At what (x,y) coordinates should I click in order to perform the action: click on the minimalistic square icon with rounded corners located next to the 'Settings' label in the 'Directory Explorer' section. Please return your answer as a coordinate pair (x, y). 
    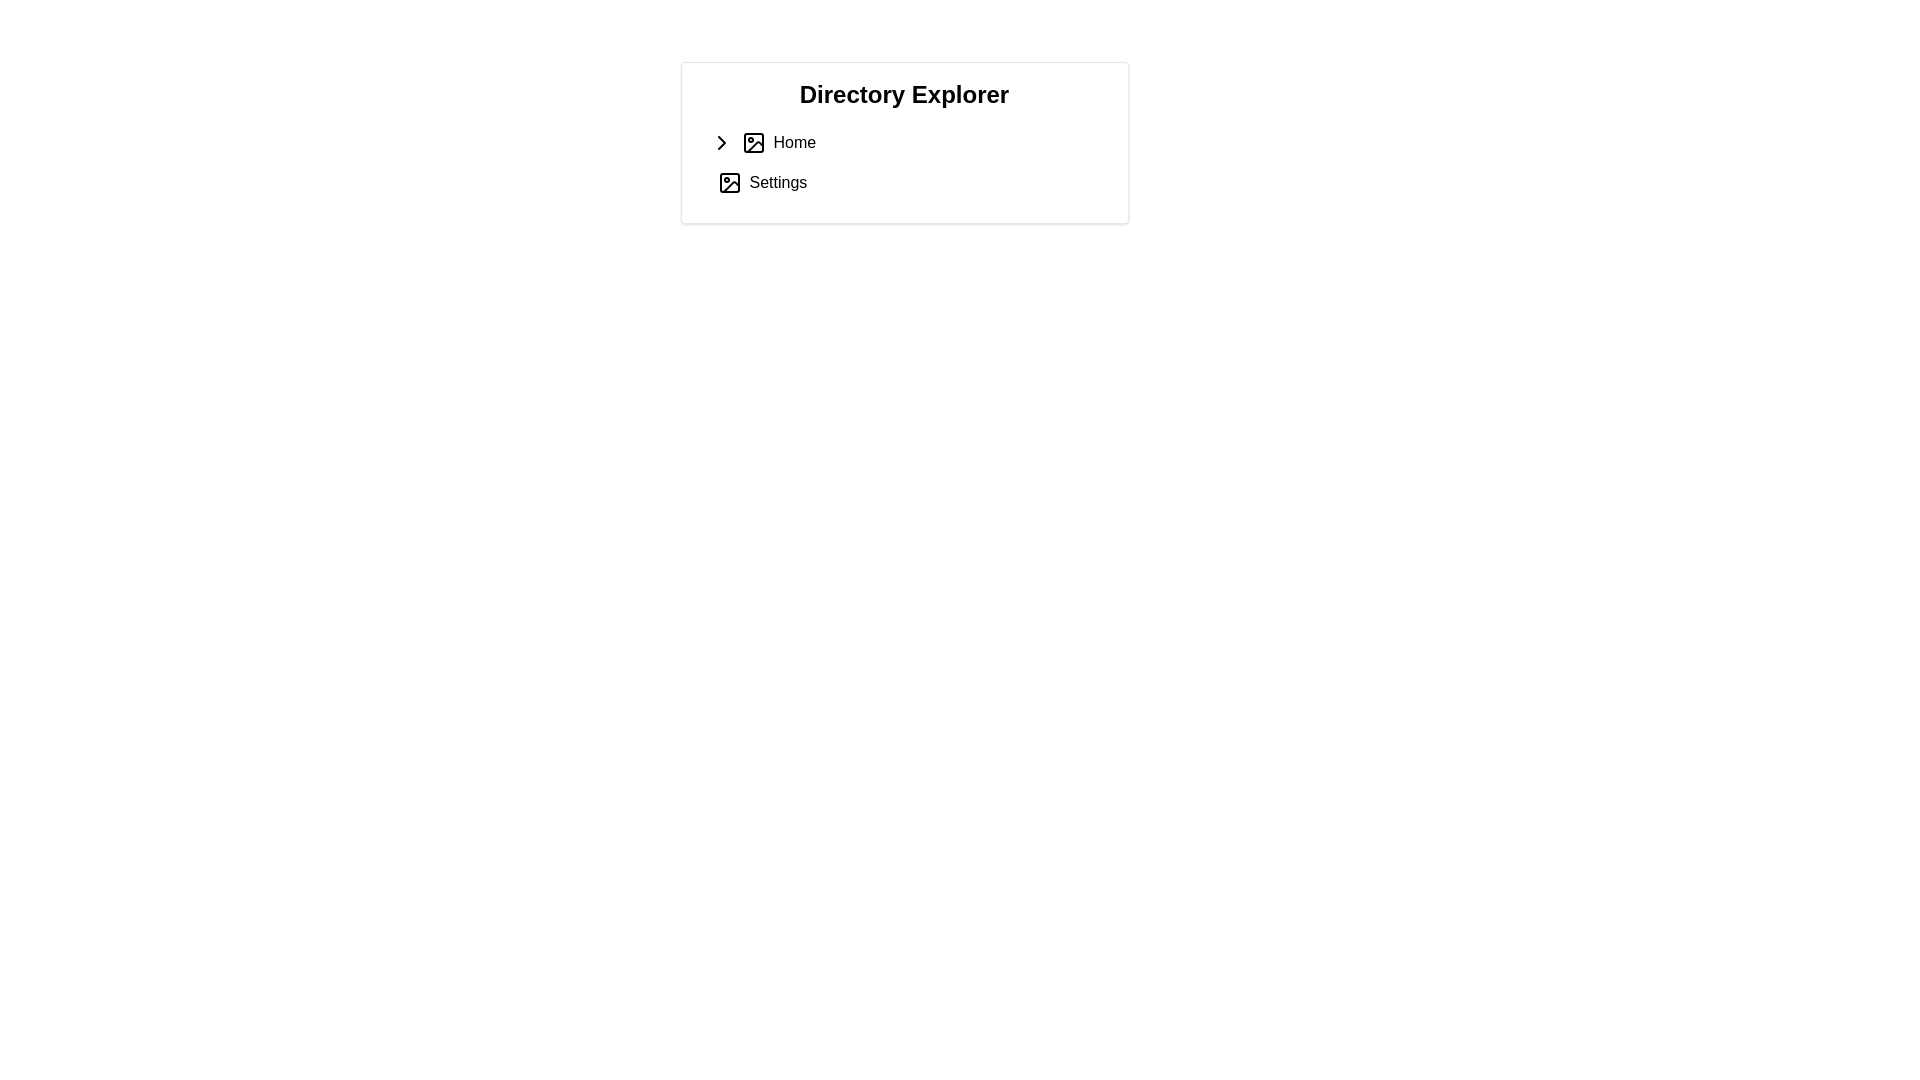
    Looking at the image, I should click on (728, 182).